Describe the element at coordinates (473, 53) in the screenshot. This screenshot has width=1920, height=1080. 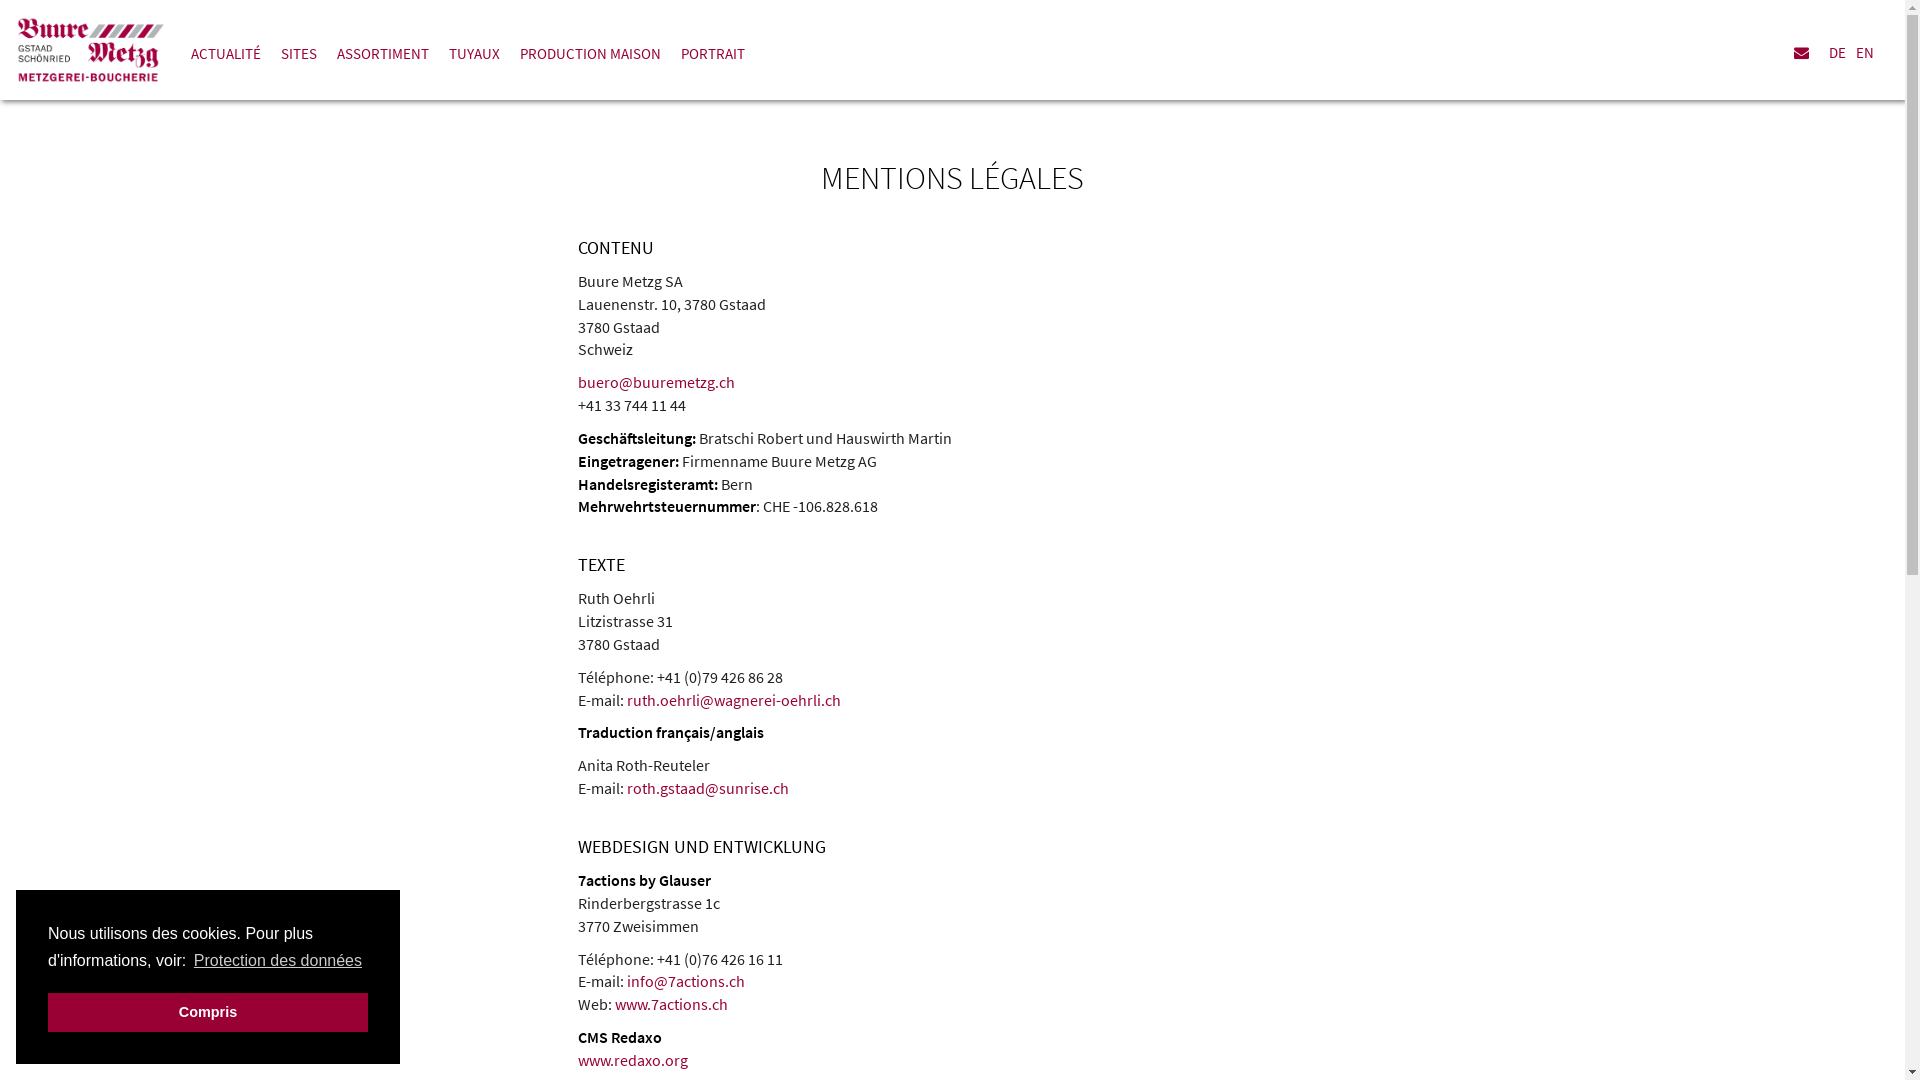
I see `'TUYAUX'` at that location.